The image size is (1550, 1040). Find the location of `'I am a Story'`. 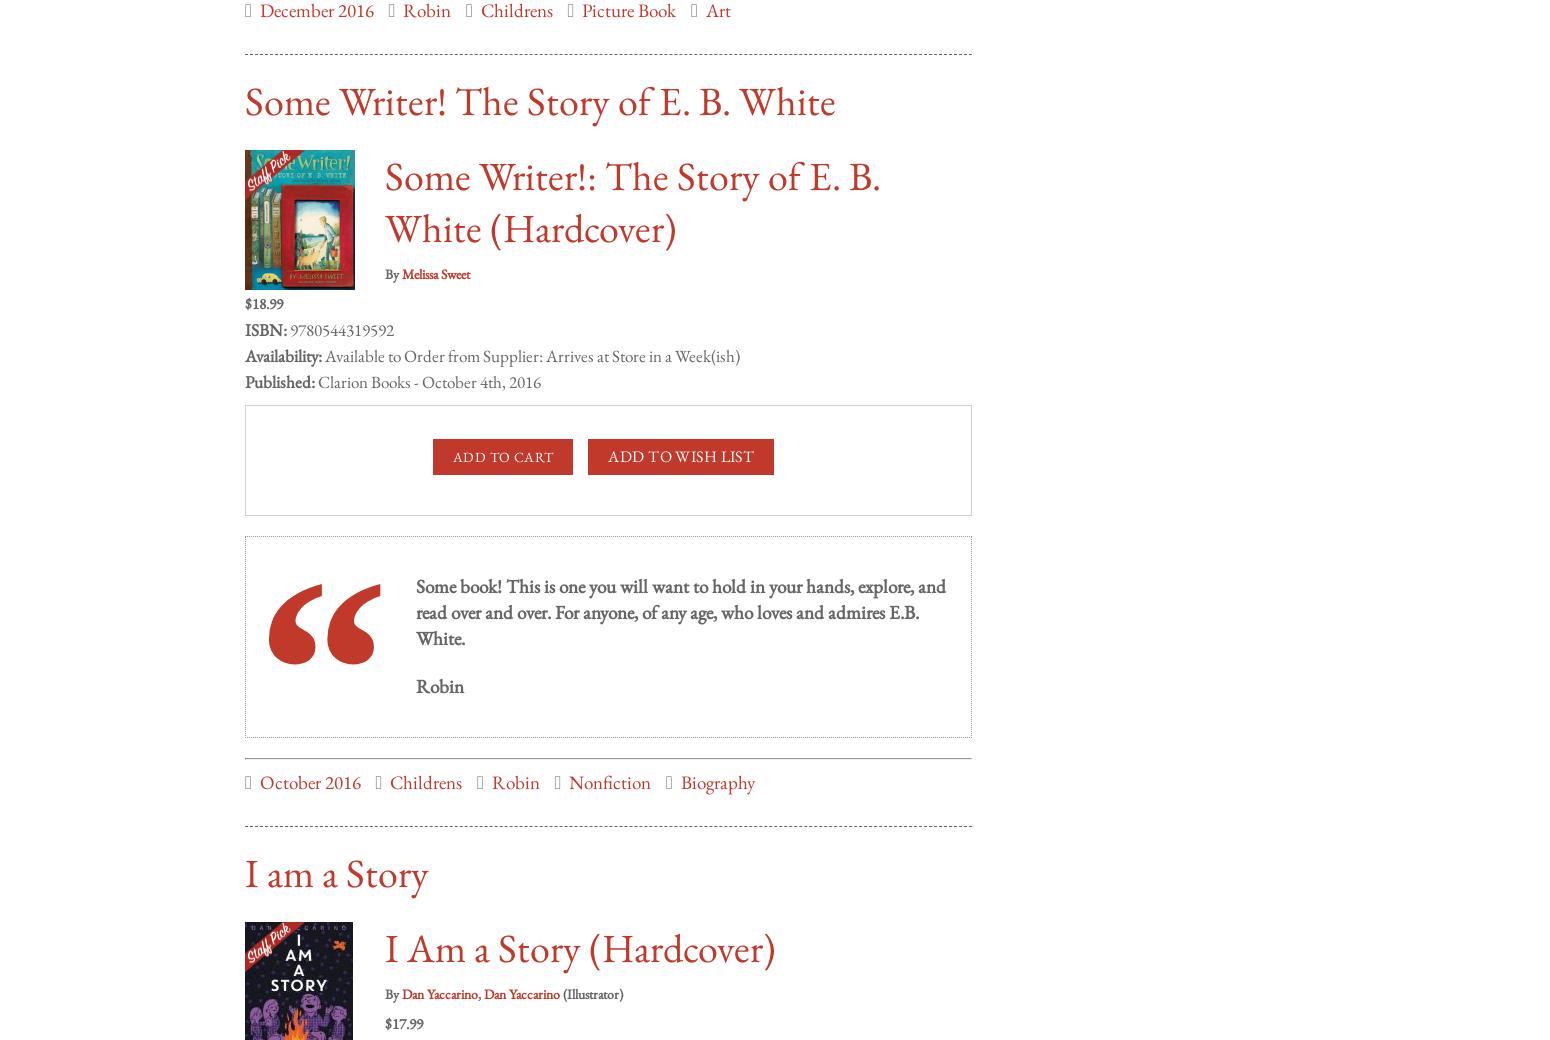

'I am a Story' is located at coordinates (335, 852).